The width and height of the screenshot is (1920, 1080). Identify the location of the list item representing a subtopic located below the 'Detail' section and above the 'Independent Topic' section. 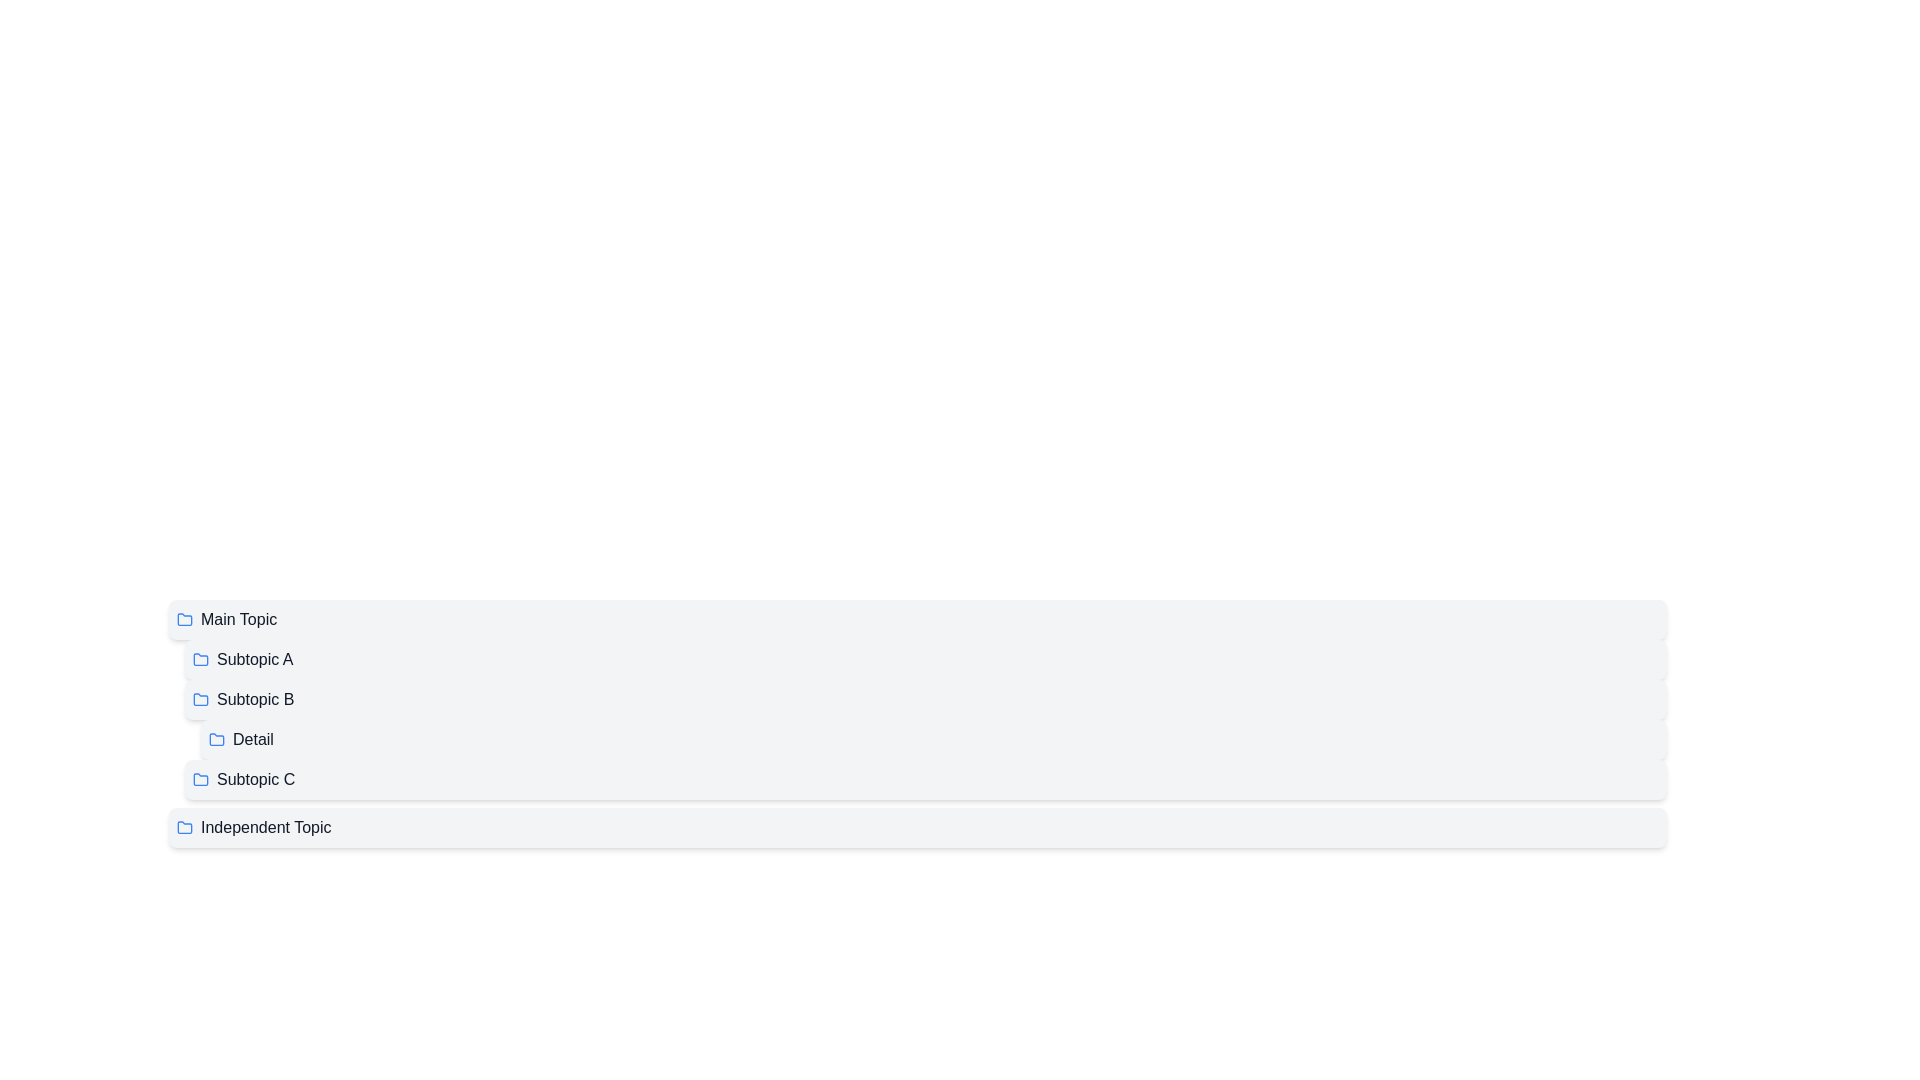
(916, 778).